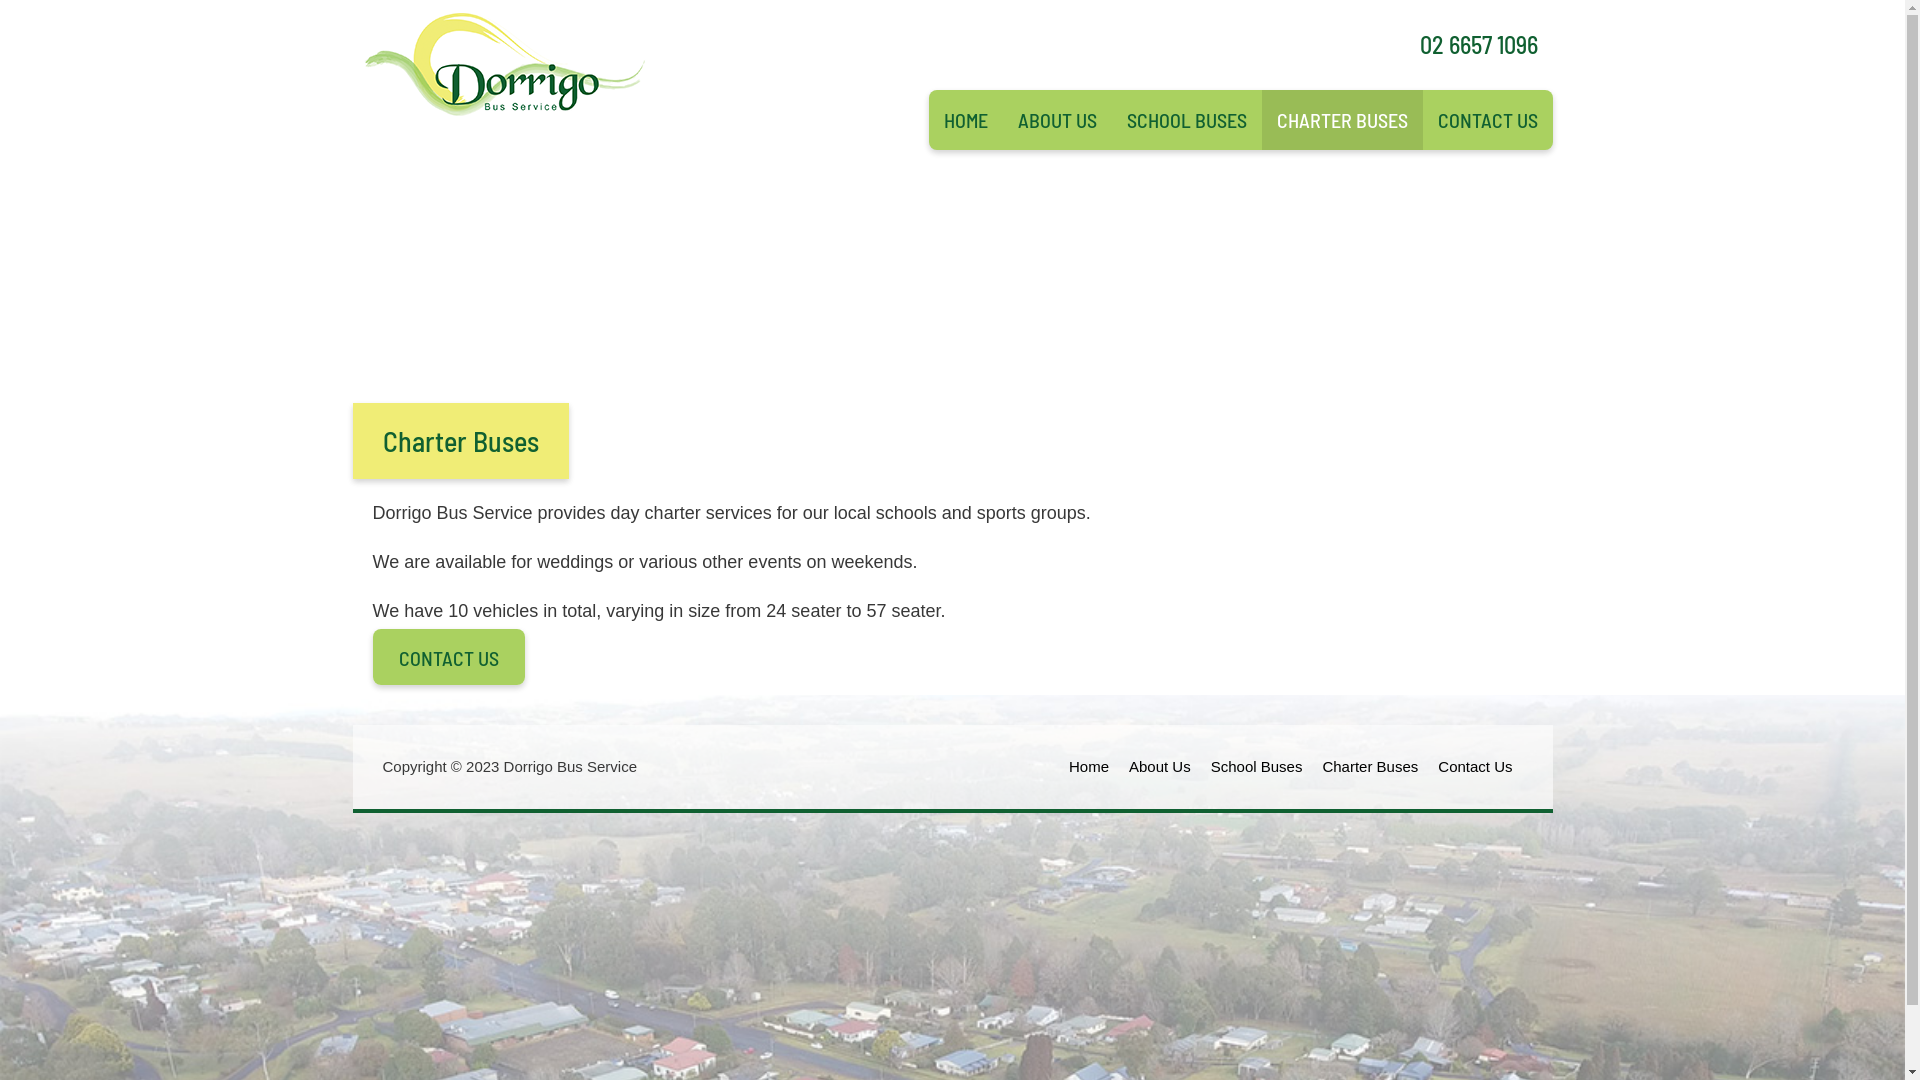 This screenshot has height=1080, width=1920. What do you see at coordinates (1487, 119) in the screenshot?
I see `'CONTACT US'` at bounding box center [1487, 119].